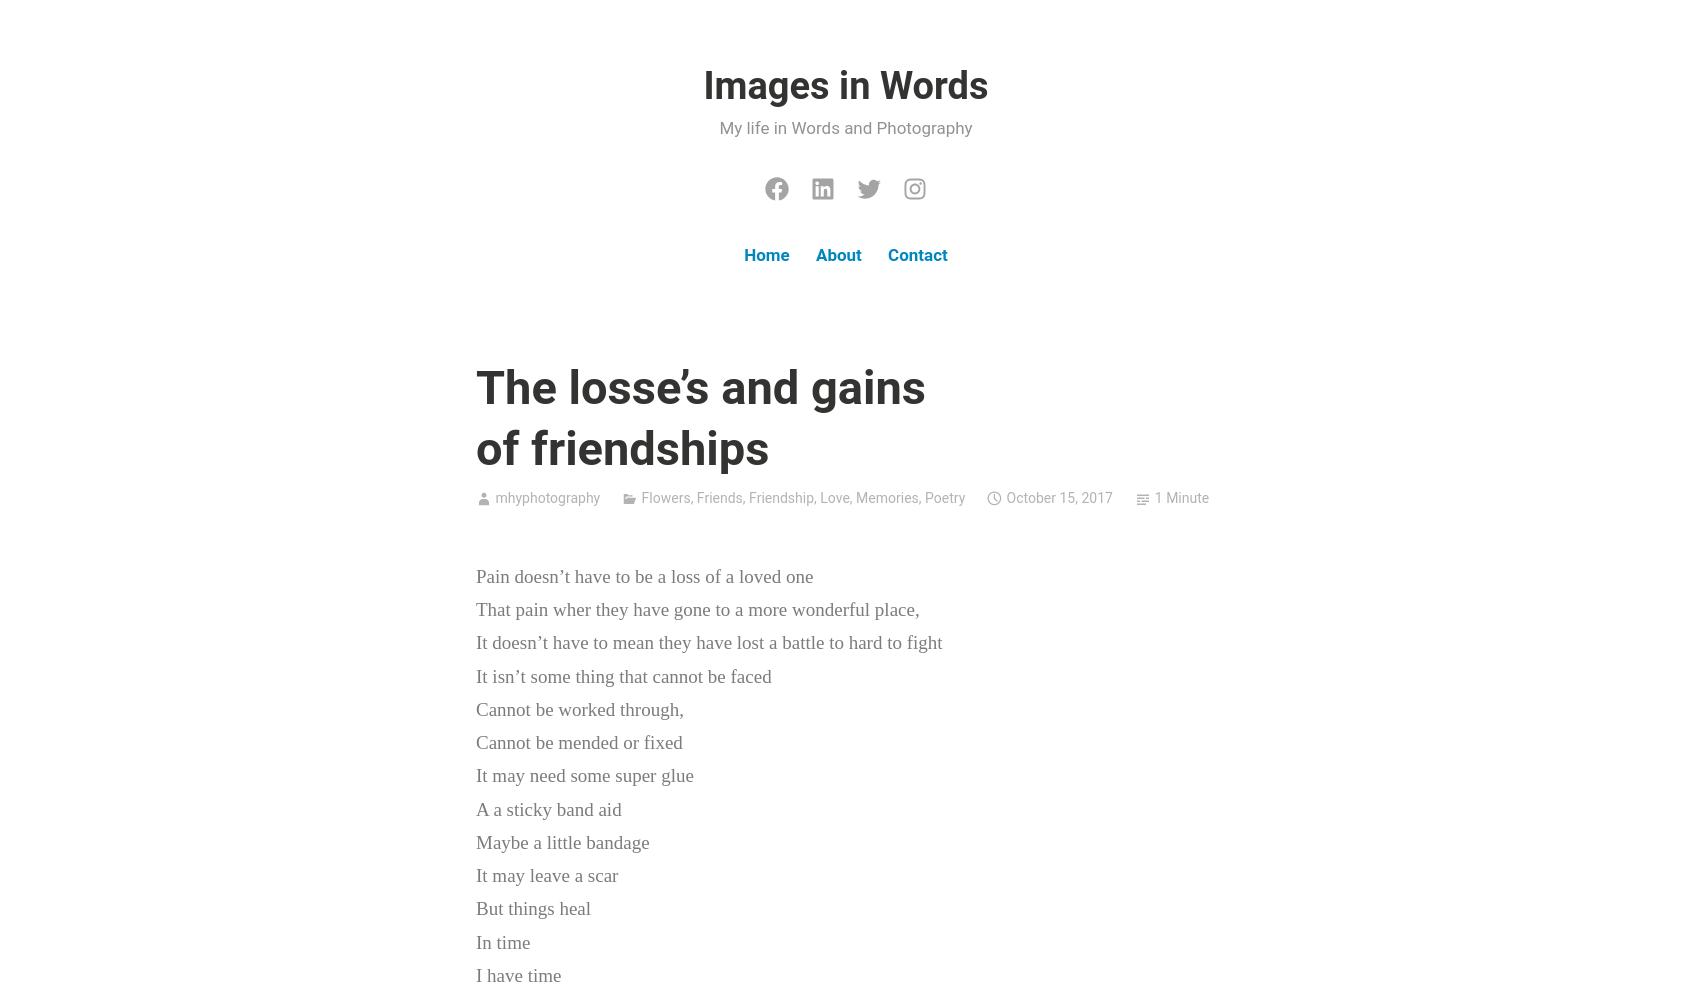 The width and height of the screenshot is (1692, 991). I want to click on 'Friendship', so click(781, 497).